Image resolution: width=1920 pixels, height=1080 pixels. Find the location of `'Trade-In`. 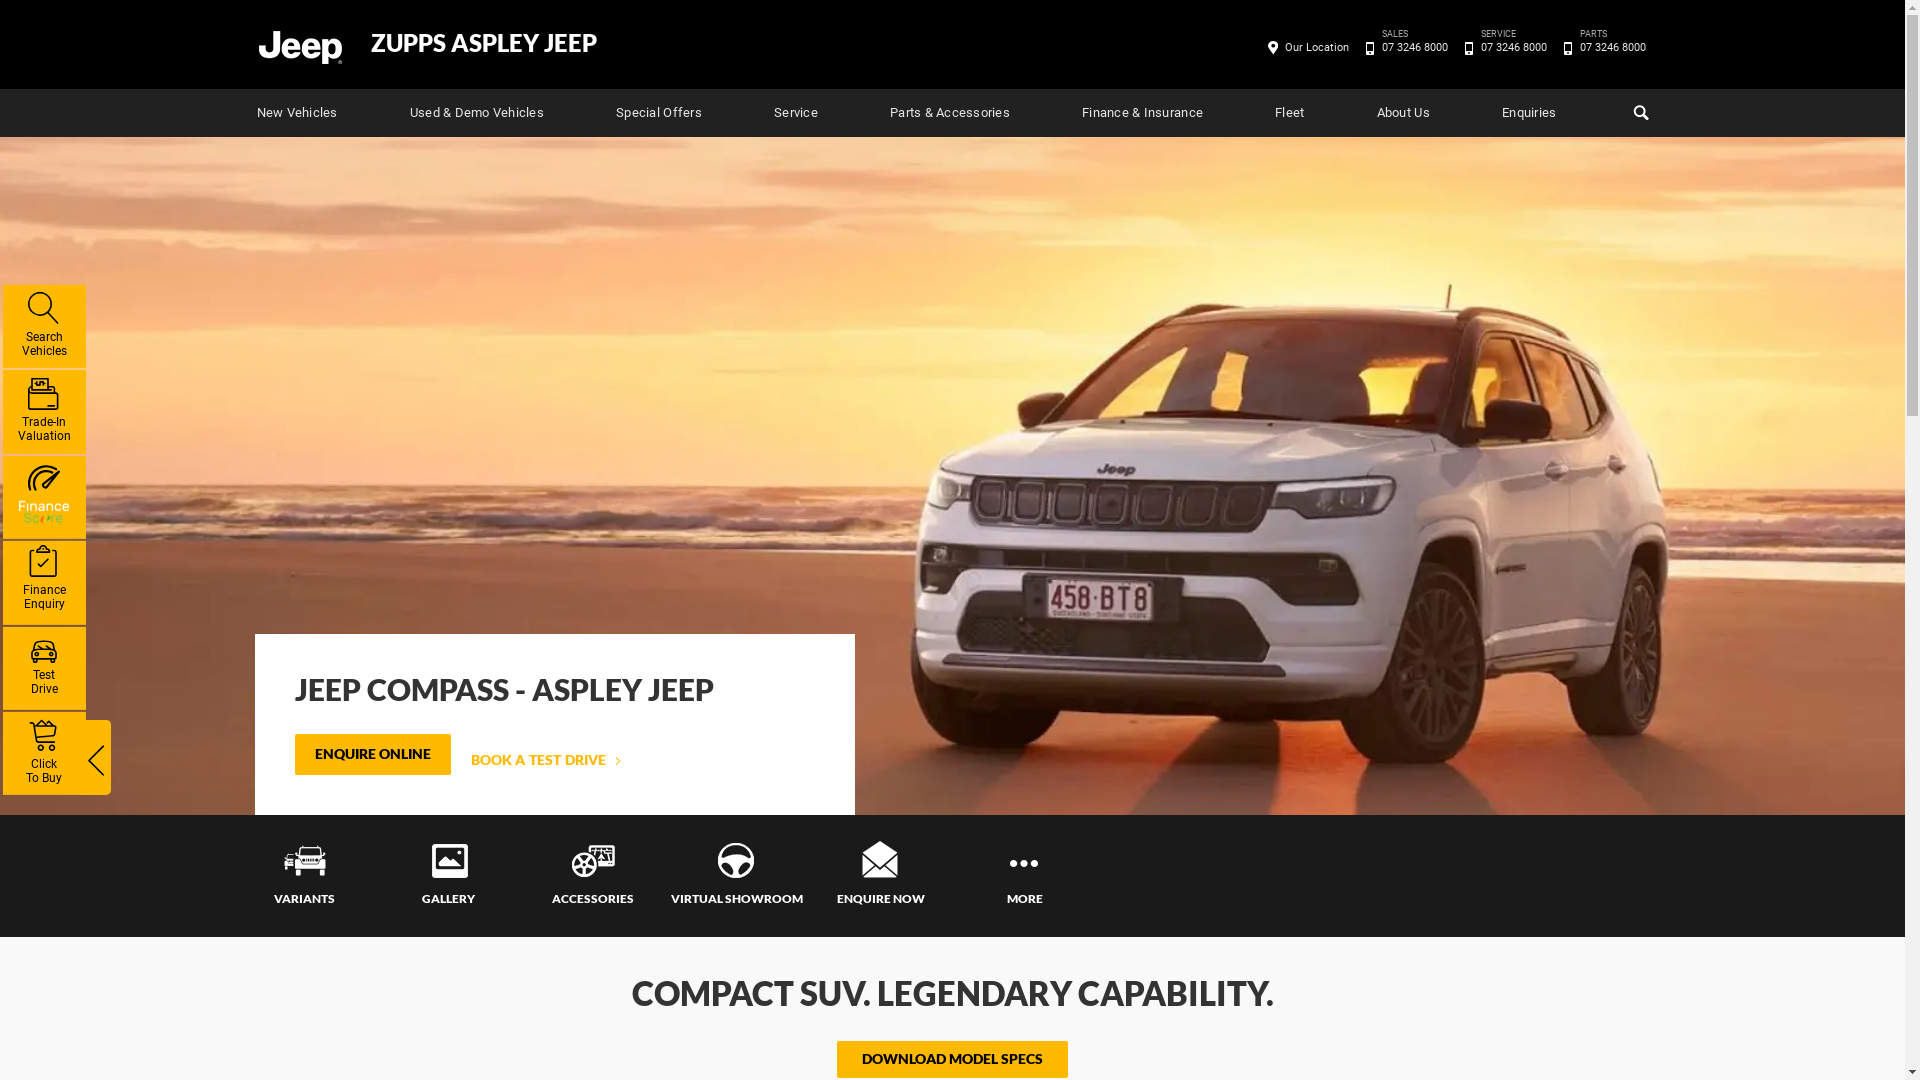

'Trade-In is located at coordinates (44, 410).